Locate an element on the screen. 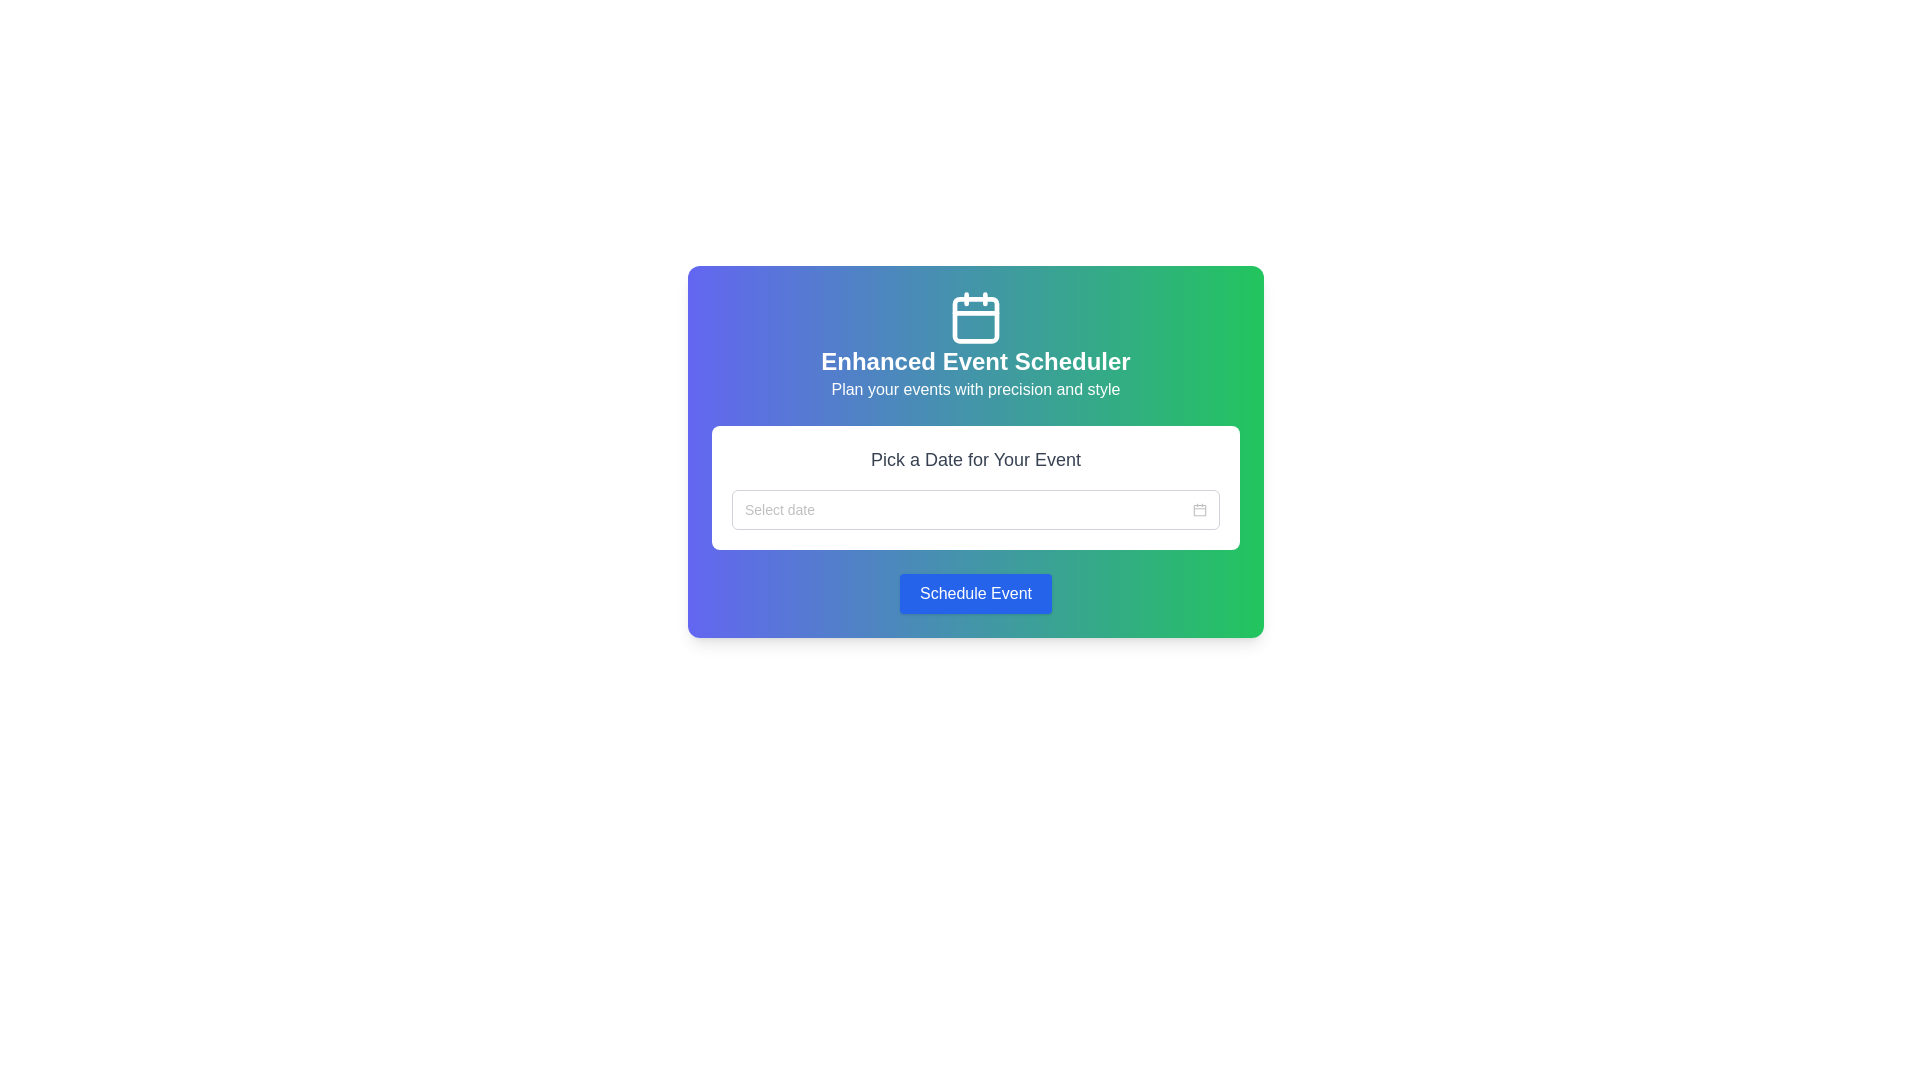  the input field of the Interactive date picker component labeled 'Select date' to focus on it is located at coordinates (975, 488).